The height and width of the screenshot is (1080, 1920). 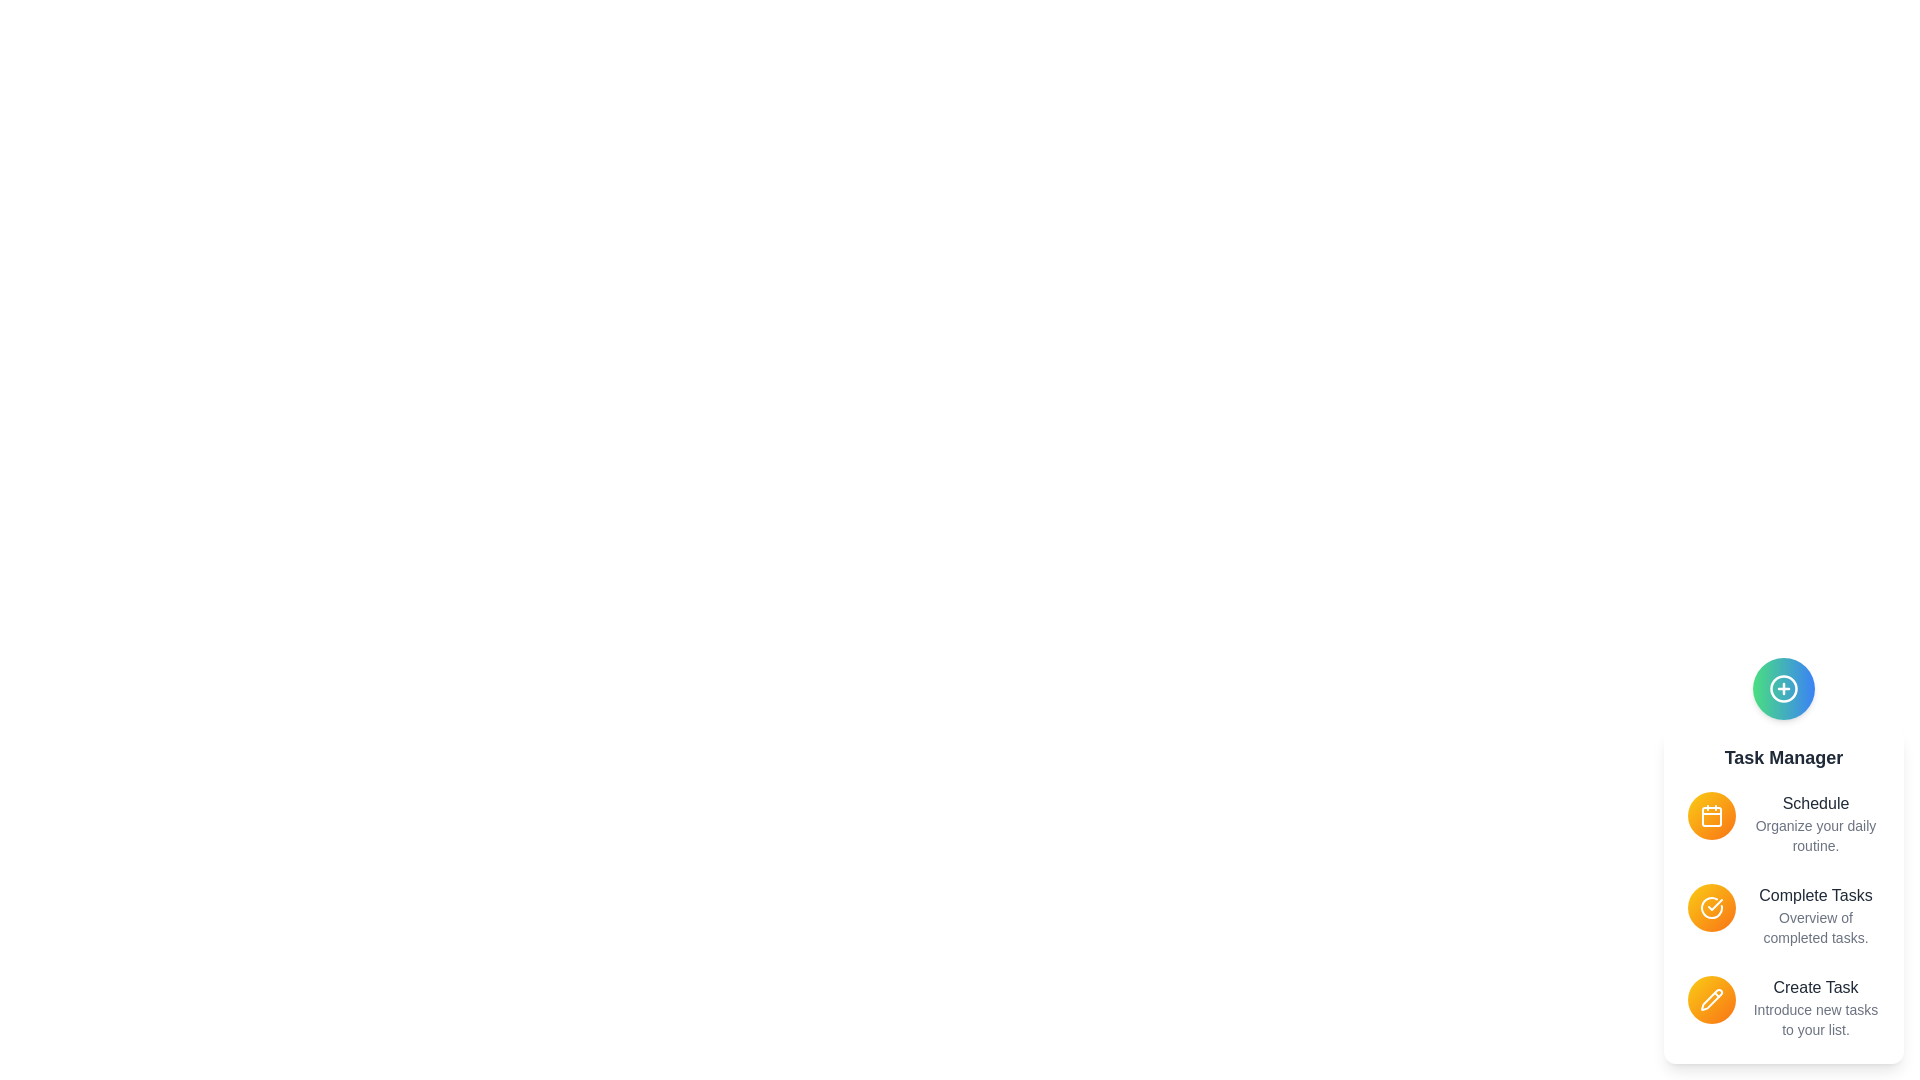 What do you see at coordinates (1815, 1007) in the screenshot?
I see `the 'Create Task' option in the Task Manager Speed Dial` at bounding box center [1815, 1007].